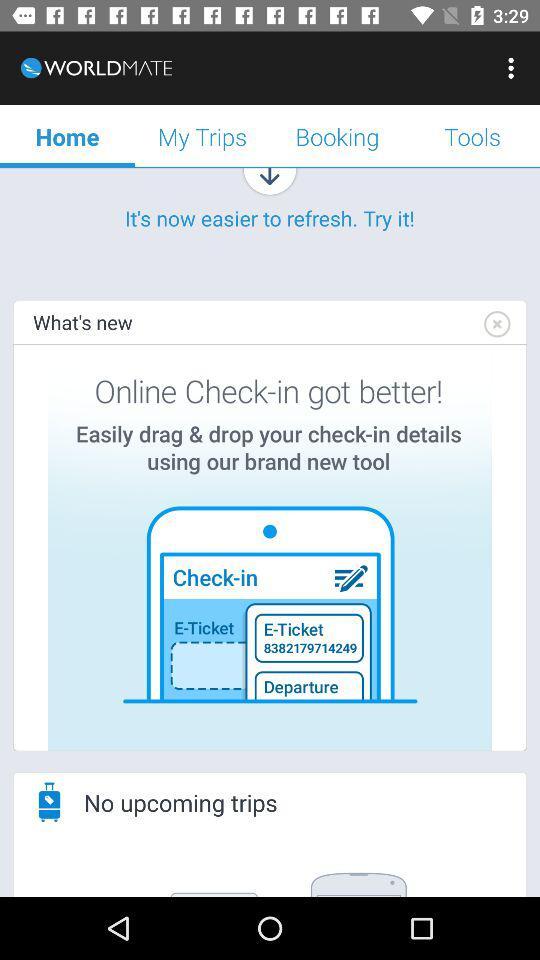 This screenshot has height=960, width=540. I want to click on tap, so click(495, 324).